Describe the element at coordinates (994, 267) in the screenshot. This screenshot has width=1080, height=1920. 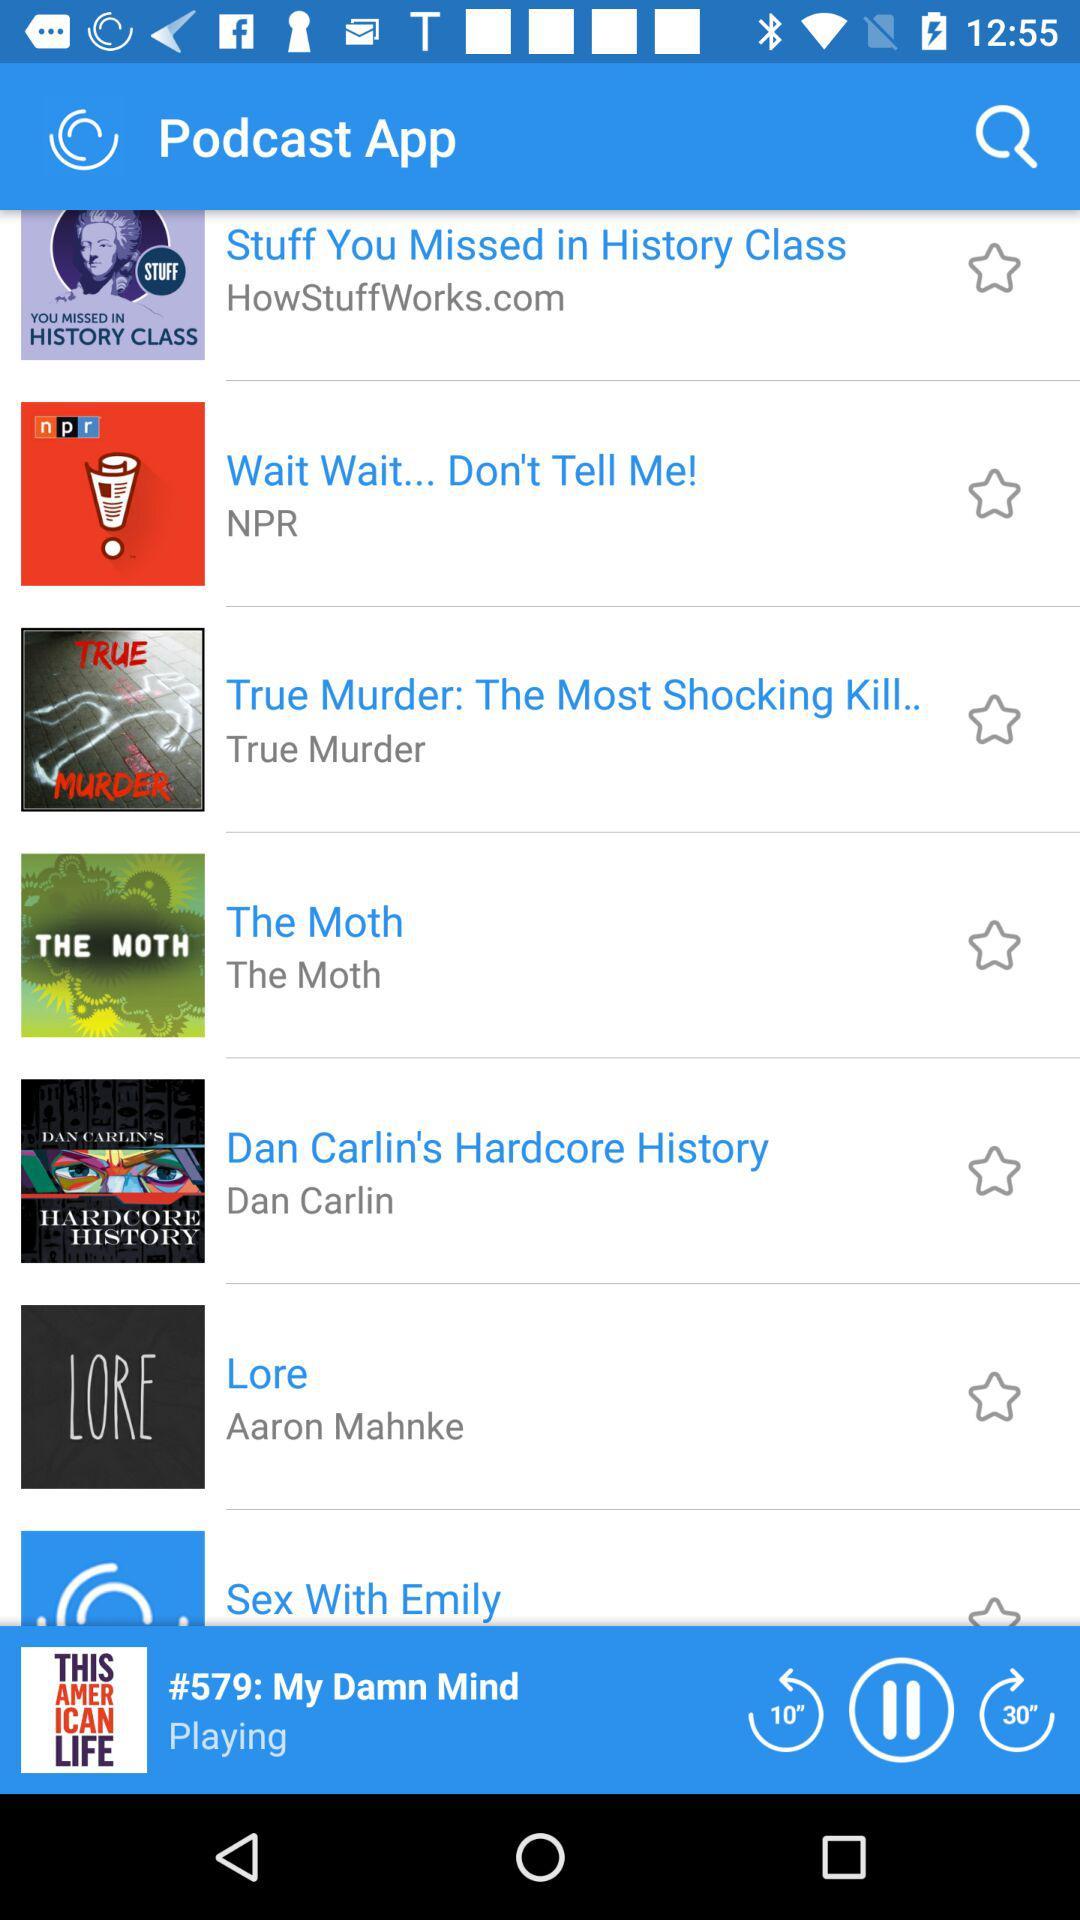
I see `to favorites` at that location.